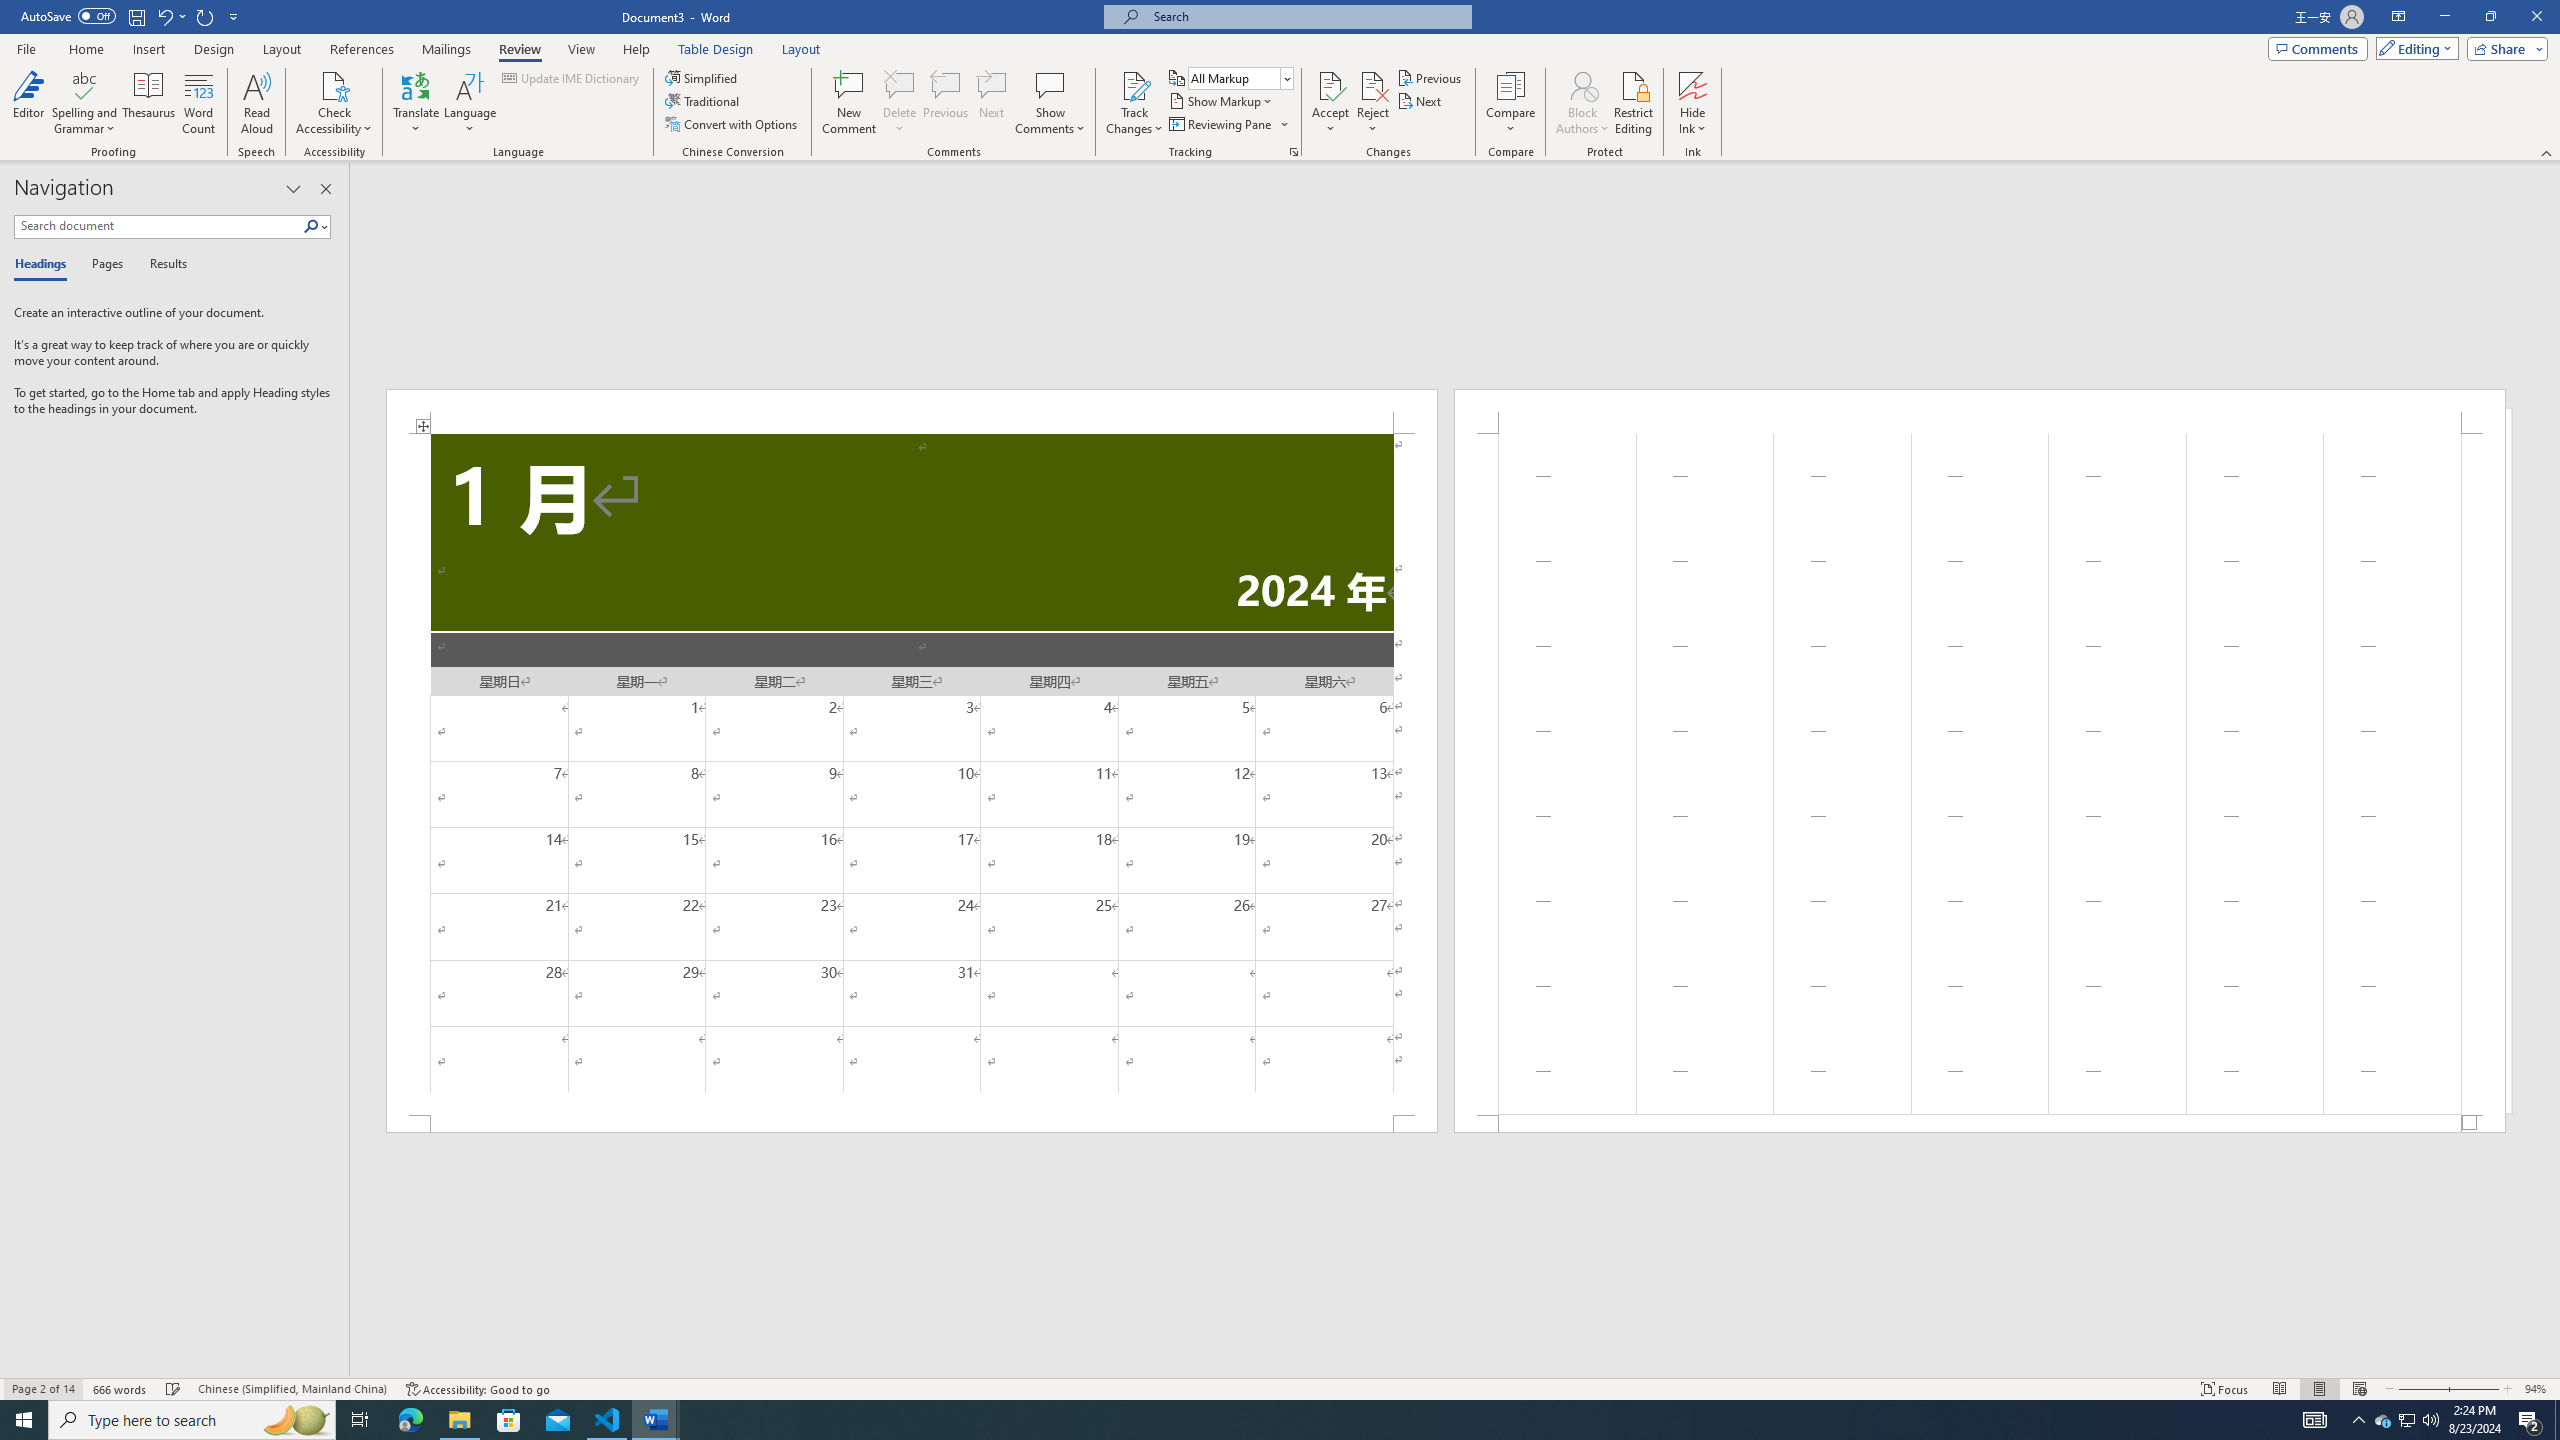 Image resolution: width=2560 pixels, height=1440 pixels. Describe the element at coordinates (1511, 103) in the screenshot. I see `'Compare'` at that location.